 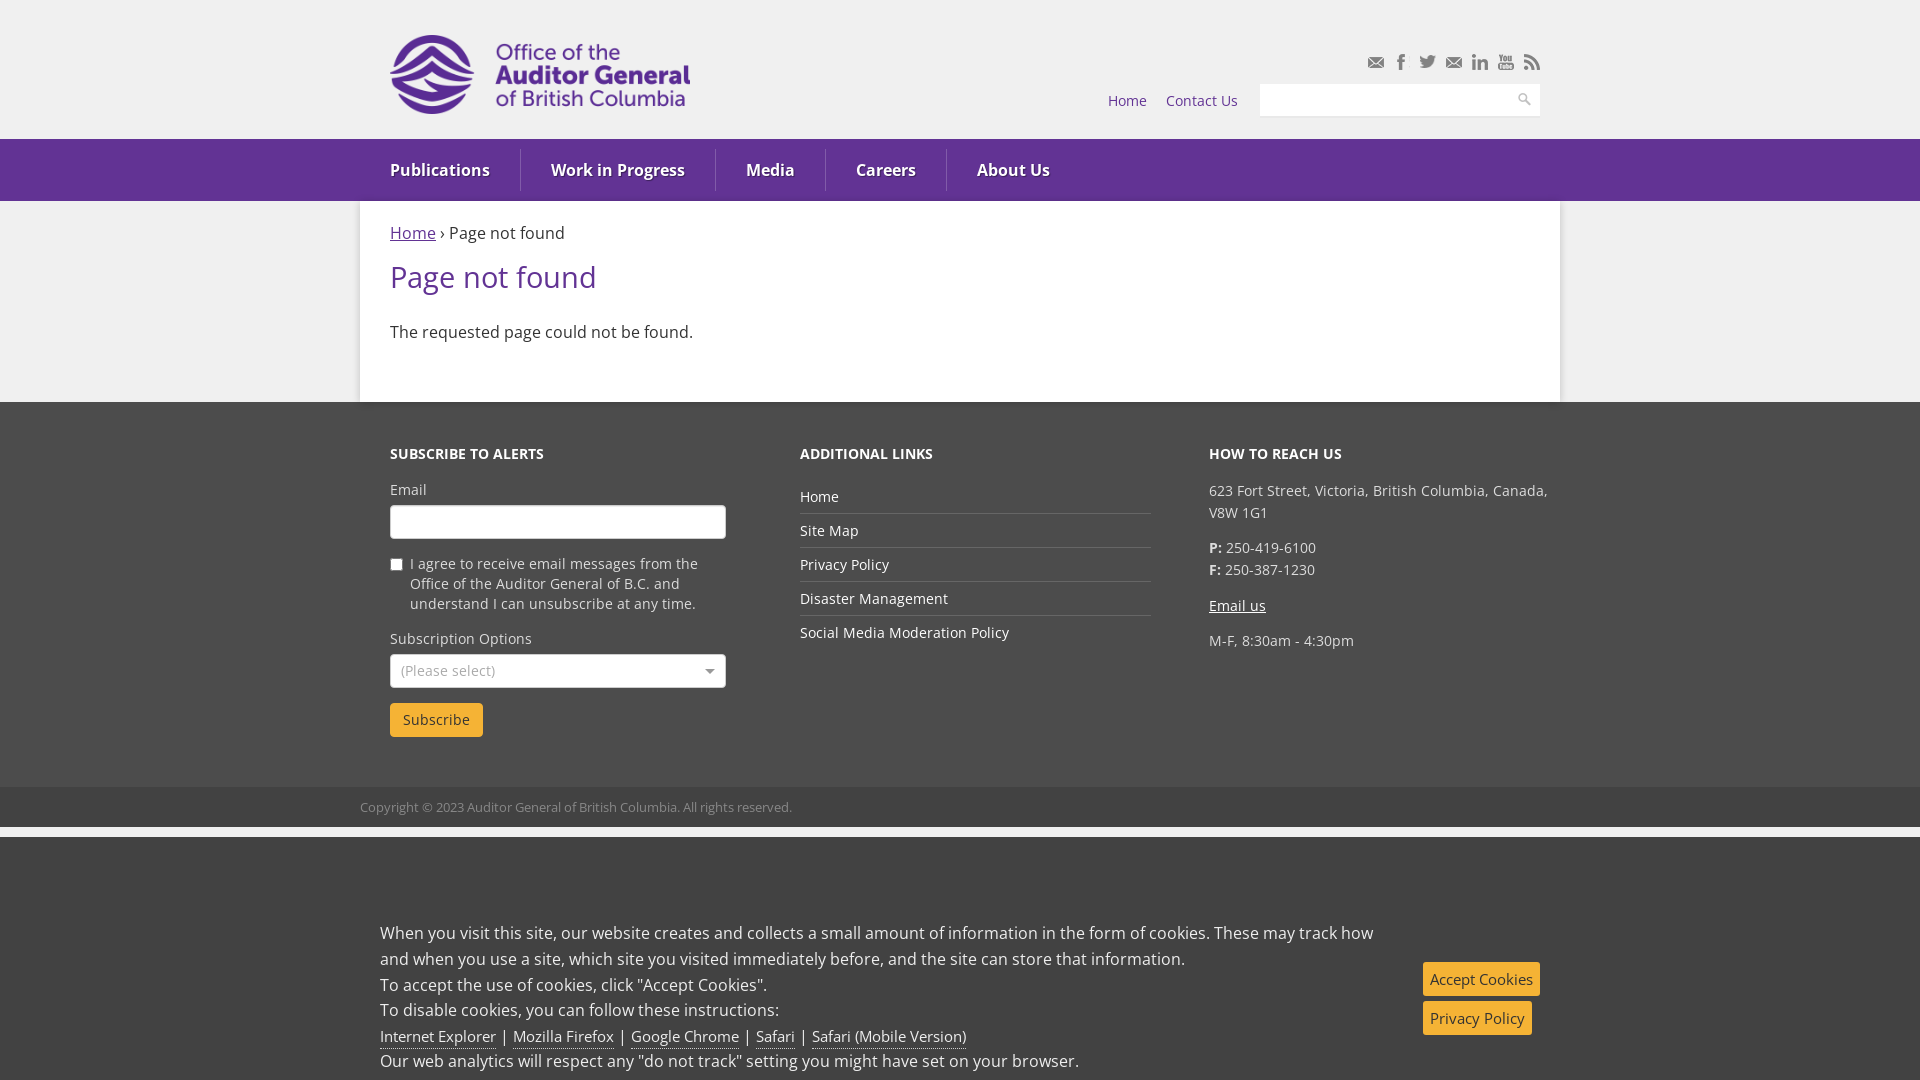 I want to click on 'Social Media Moderation Policy', so click(x=903, y=632).